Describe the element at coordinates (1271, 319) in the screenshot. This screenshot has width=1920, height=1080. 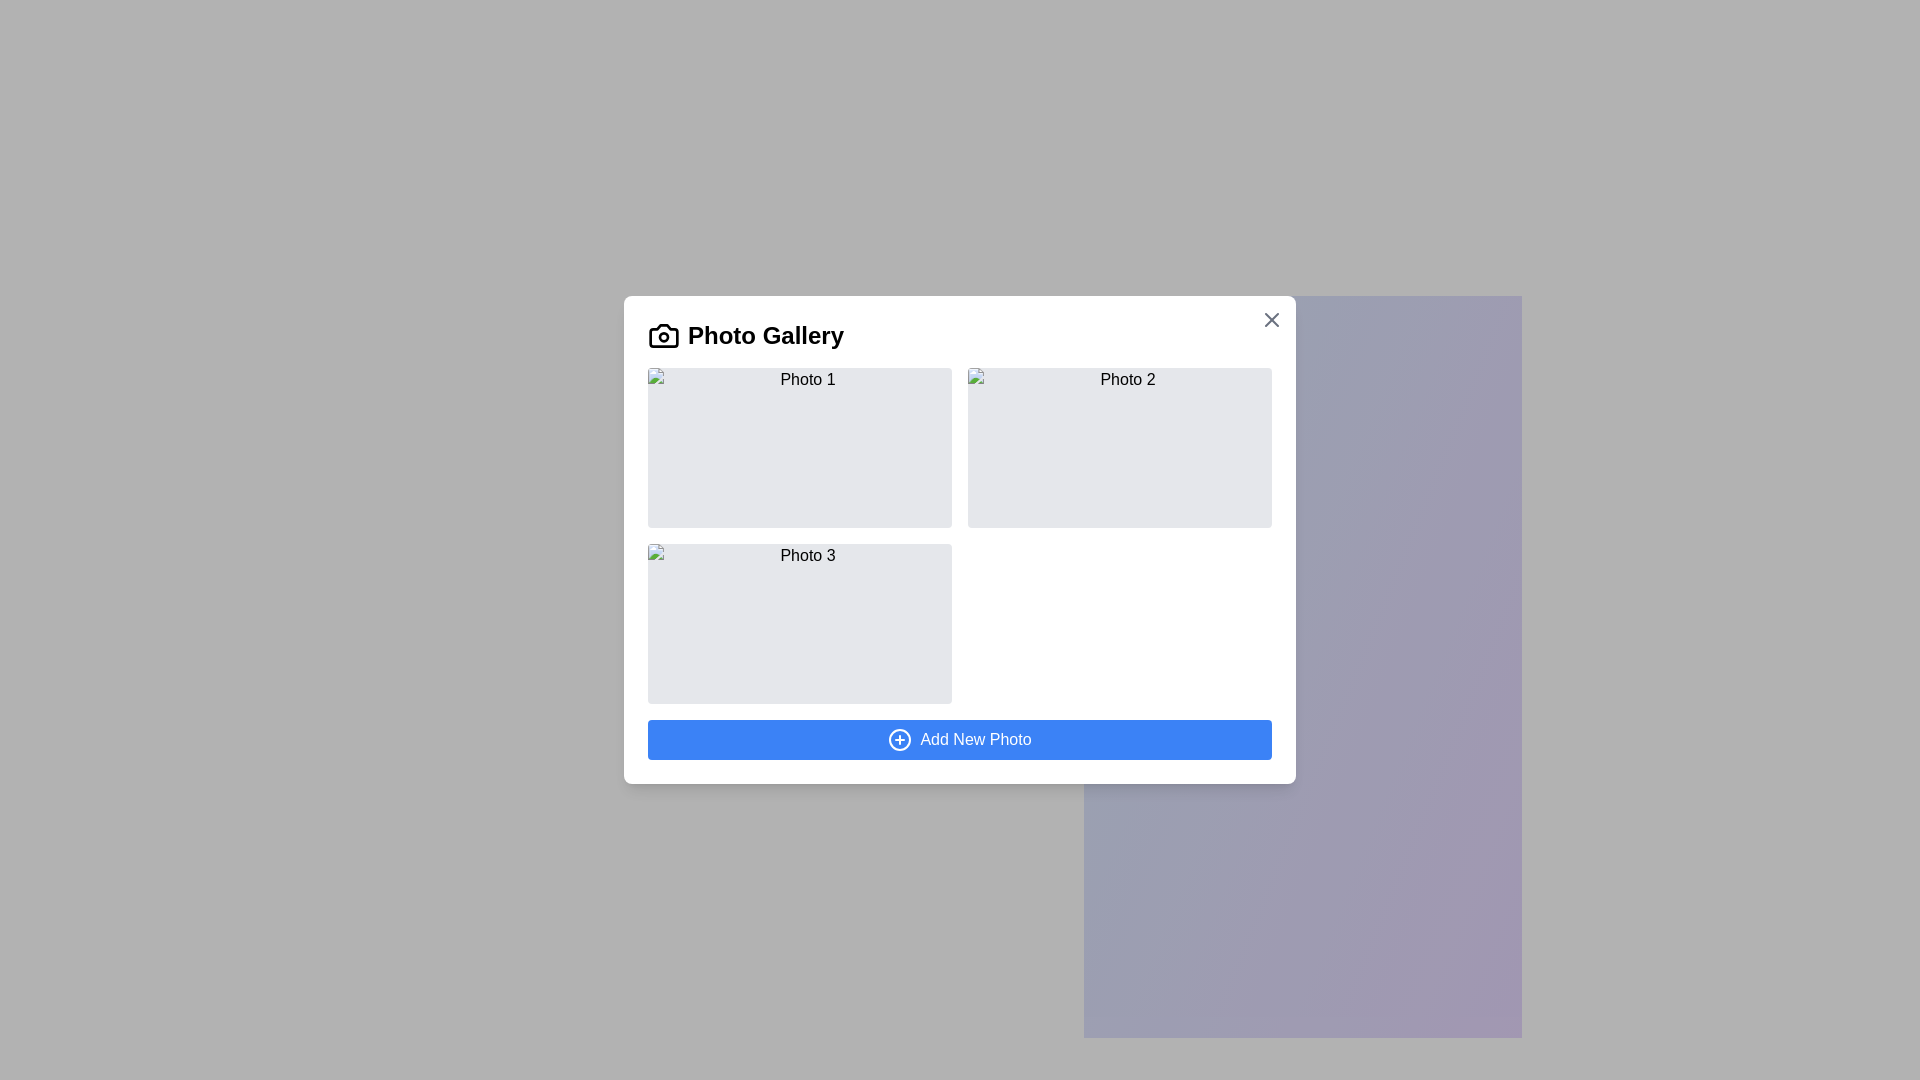
I see `the 'X' icon represented by the thin diagonal line in the top-right corner of the modal dialog header to receive visual feedback` at that location.